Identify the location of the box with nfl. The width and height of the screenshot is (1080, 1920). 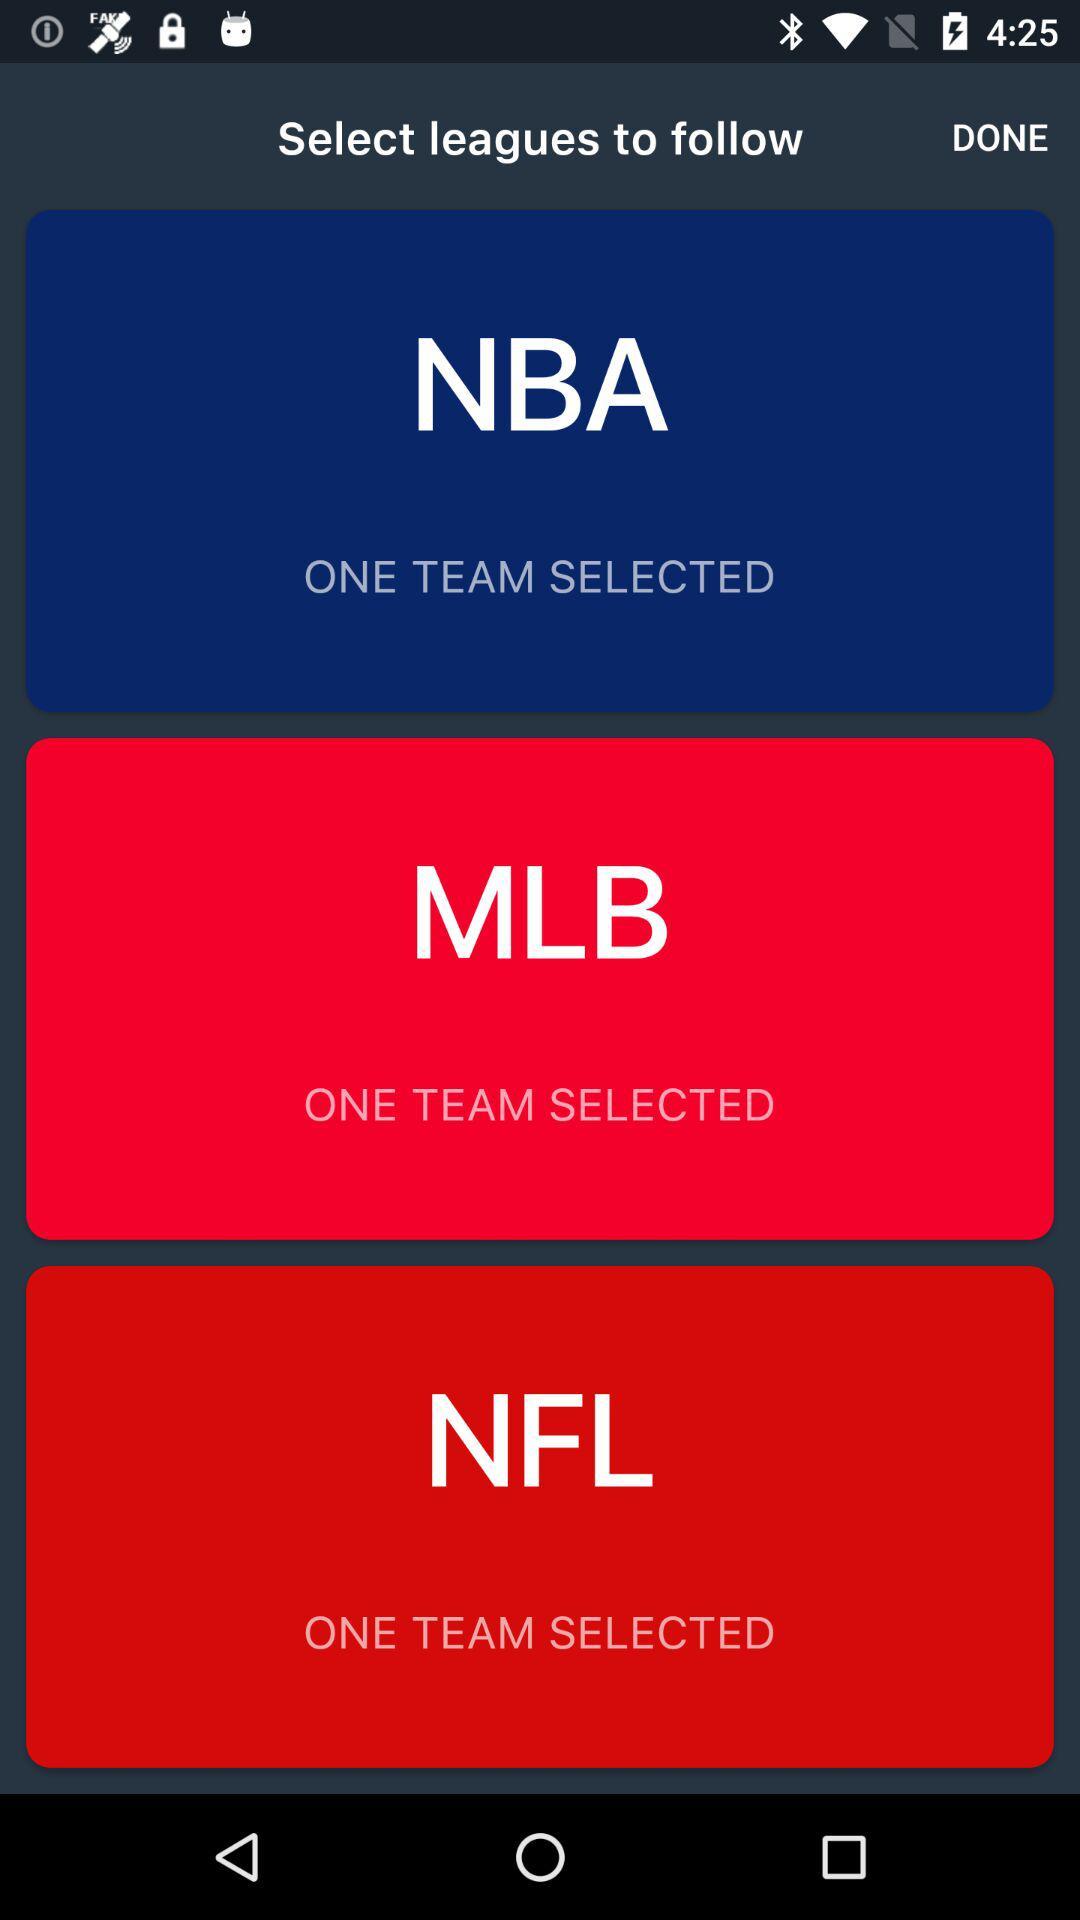
(540, 1516).